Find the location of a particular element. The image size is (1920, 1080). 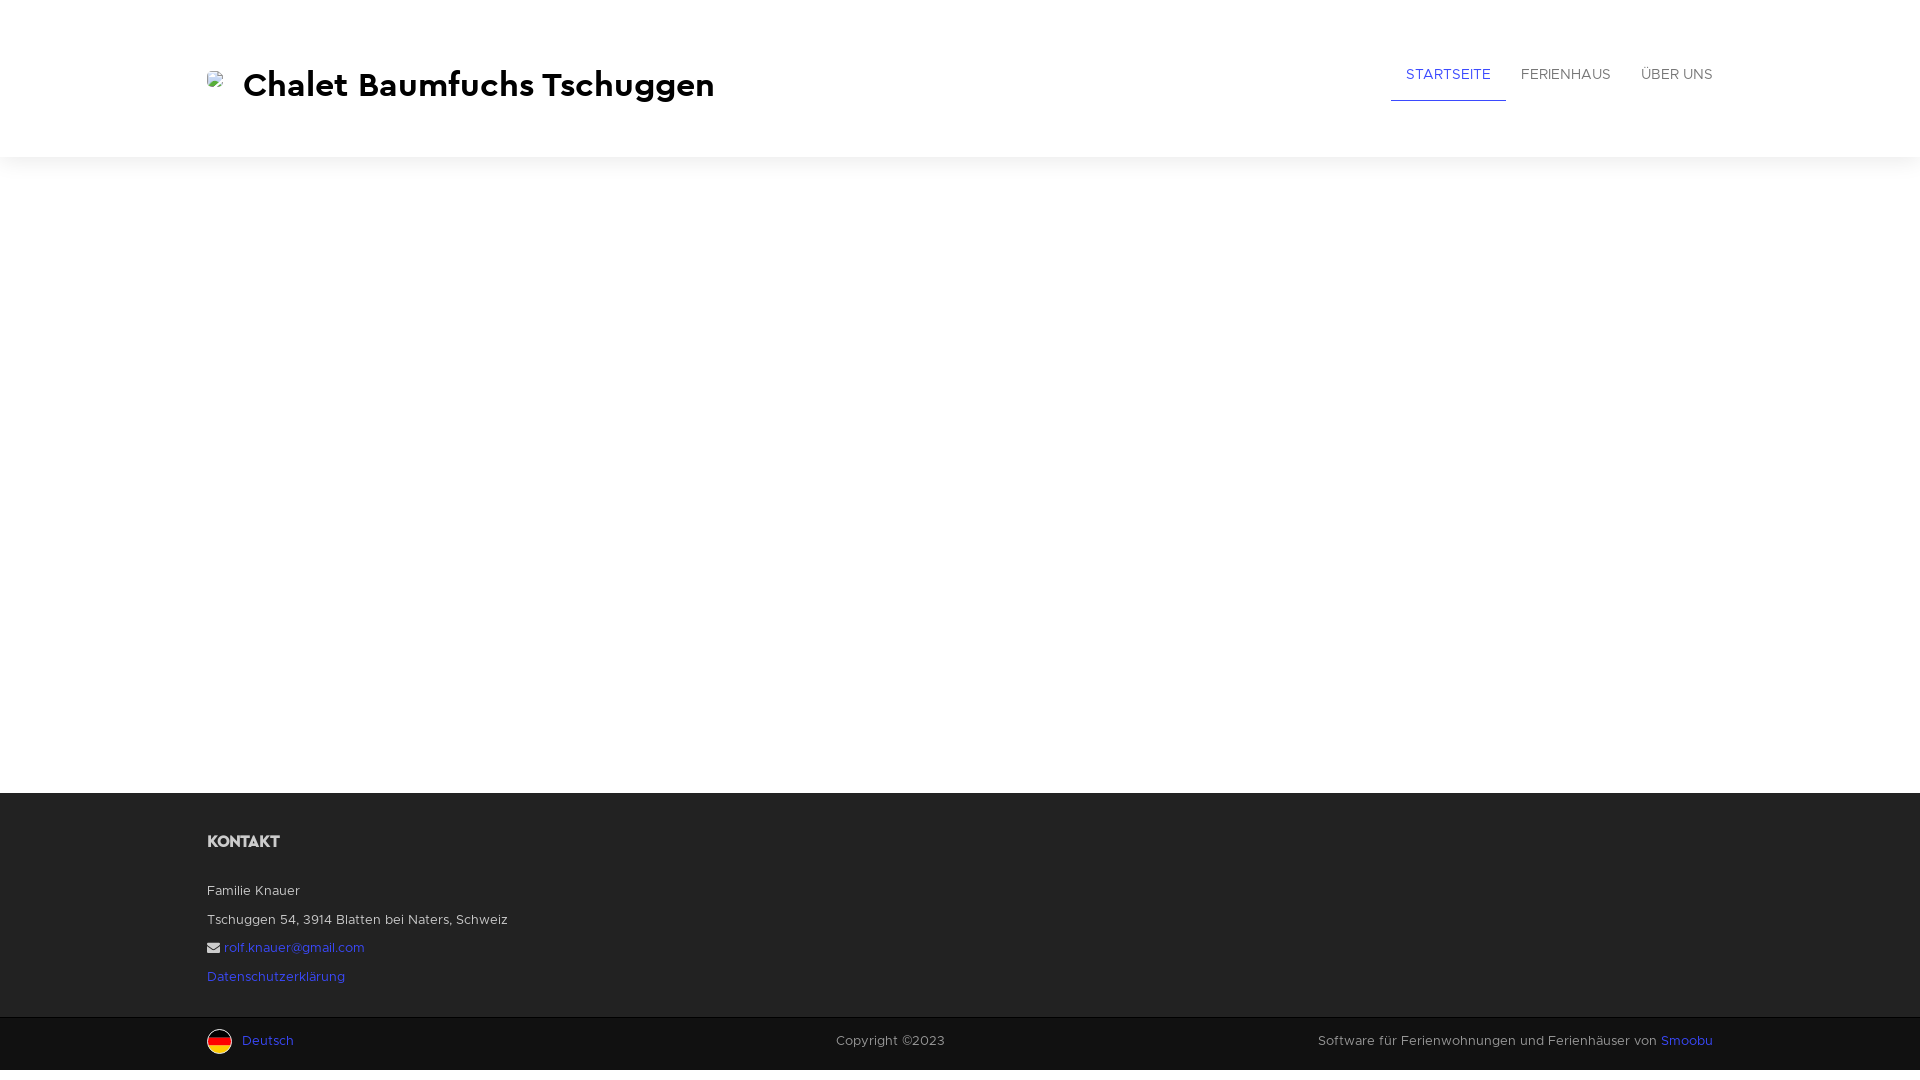

'STARTSEITE' is located at coordinates (1448, 74).